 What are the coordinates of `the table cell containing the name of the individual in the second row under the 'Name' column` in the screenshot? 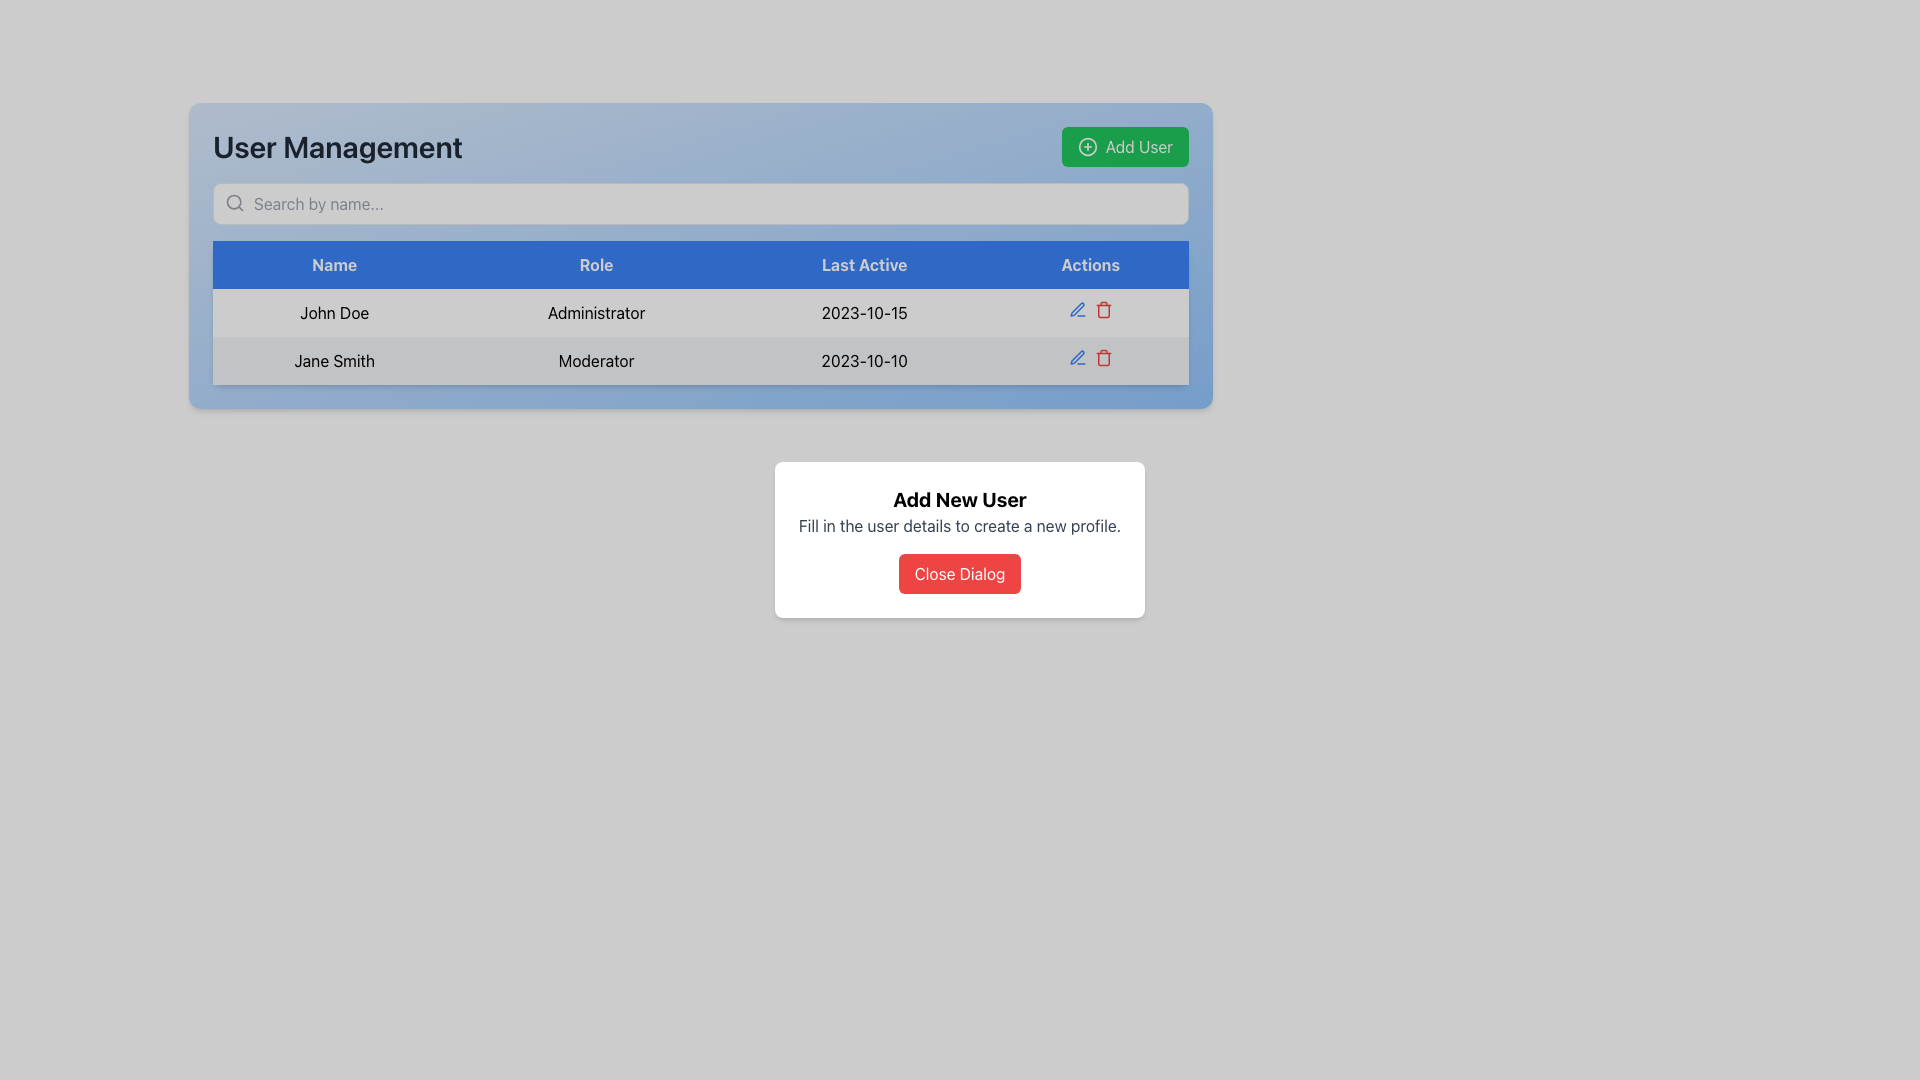 It's located at (334, 361).